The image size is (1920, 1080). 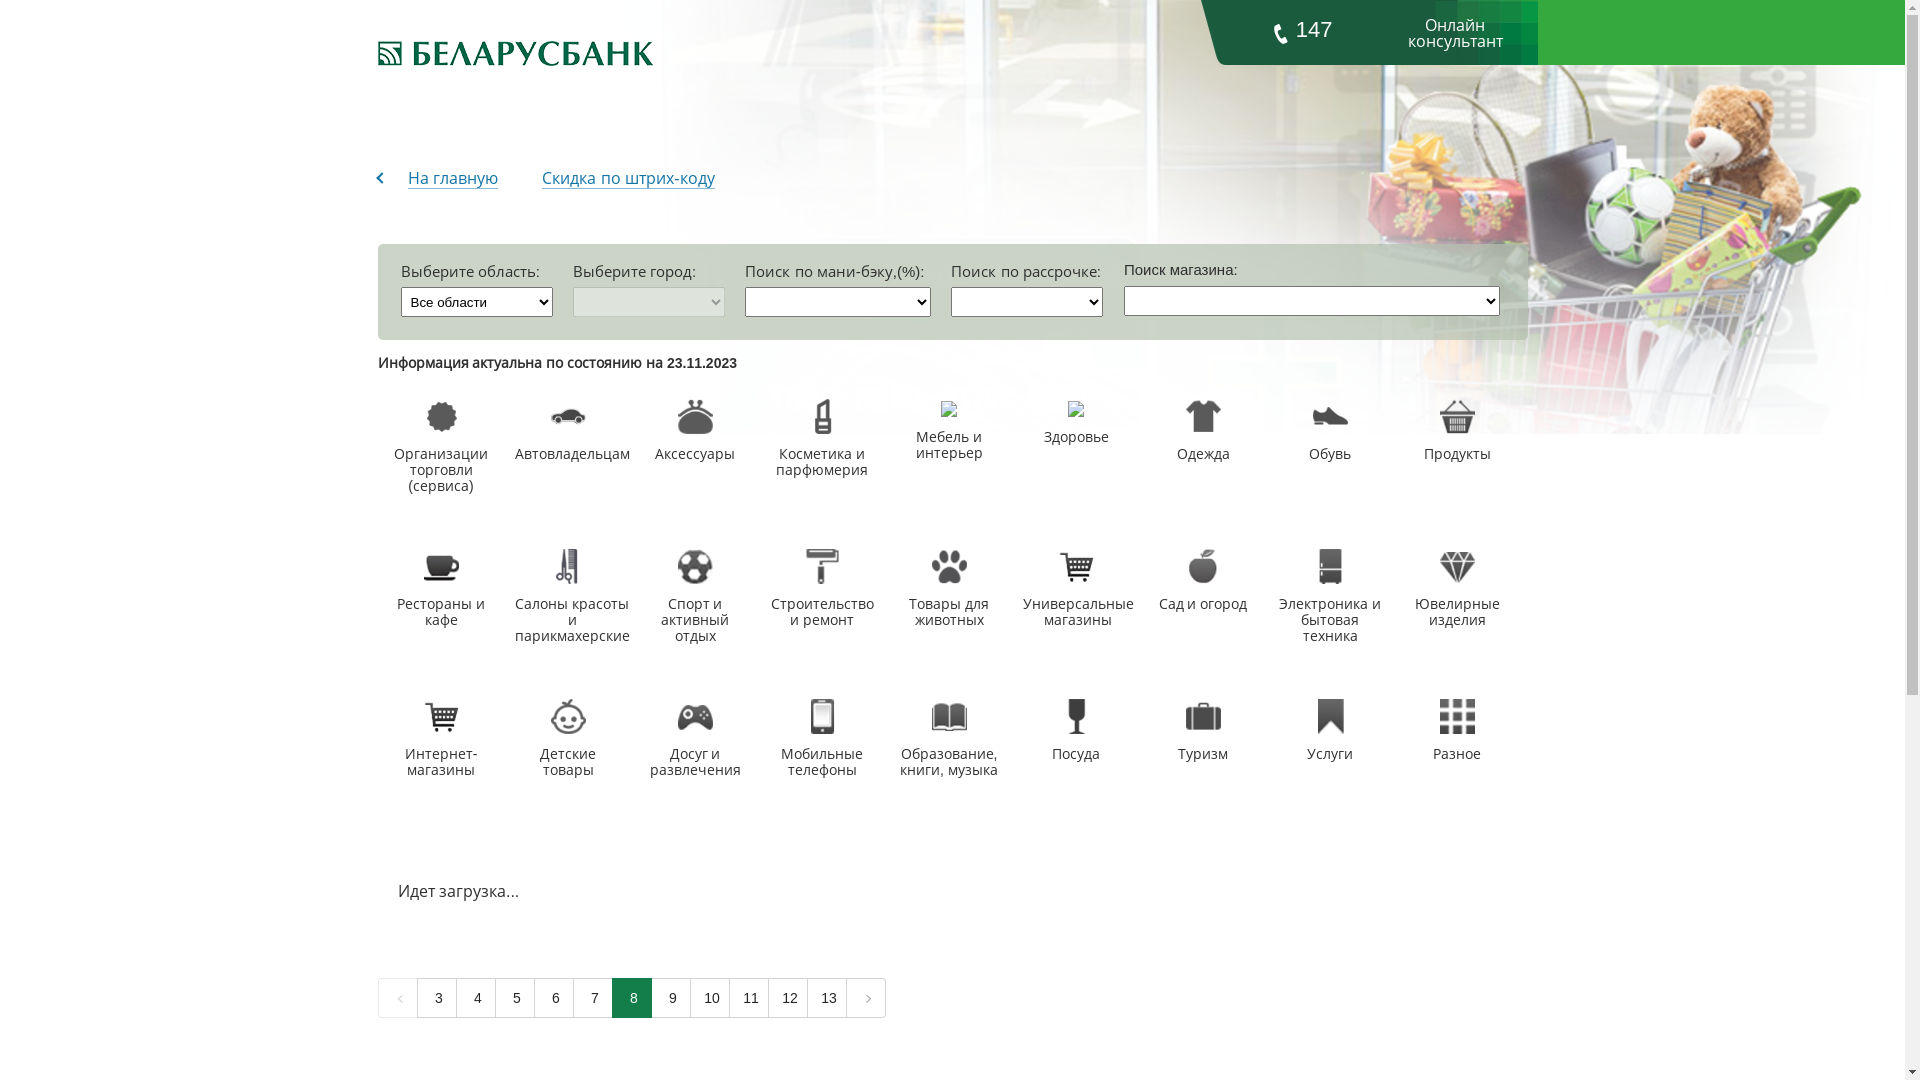 What do you see at coordinates (435, 998) in the screenshot?
I see `'3'` at bounding box center [435, 998].